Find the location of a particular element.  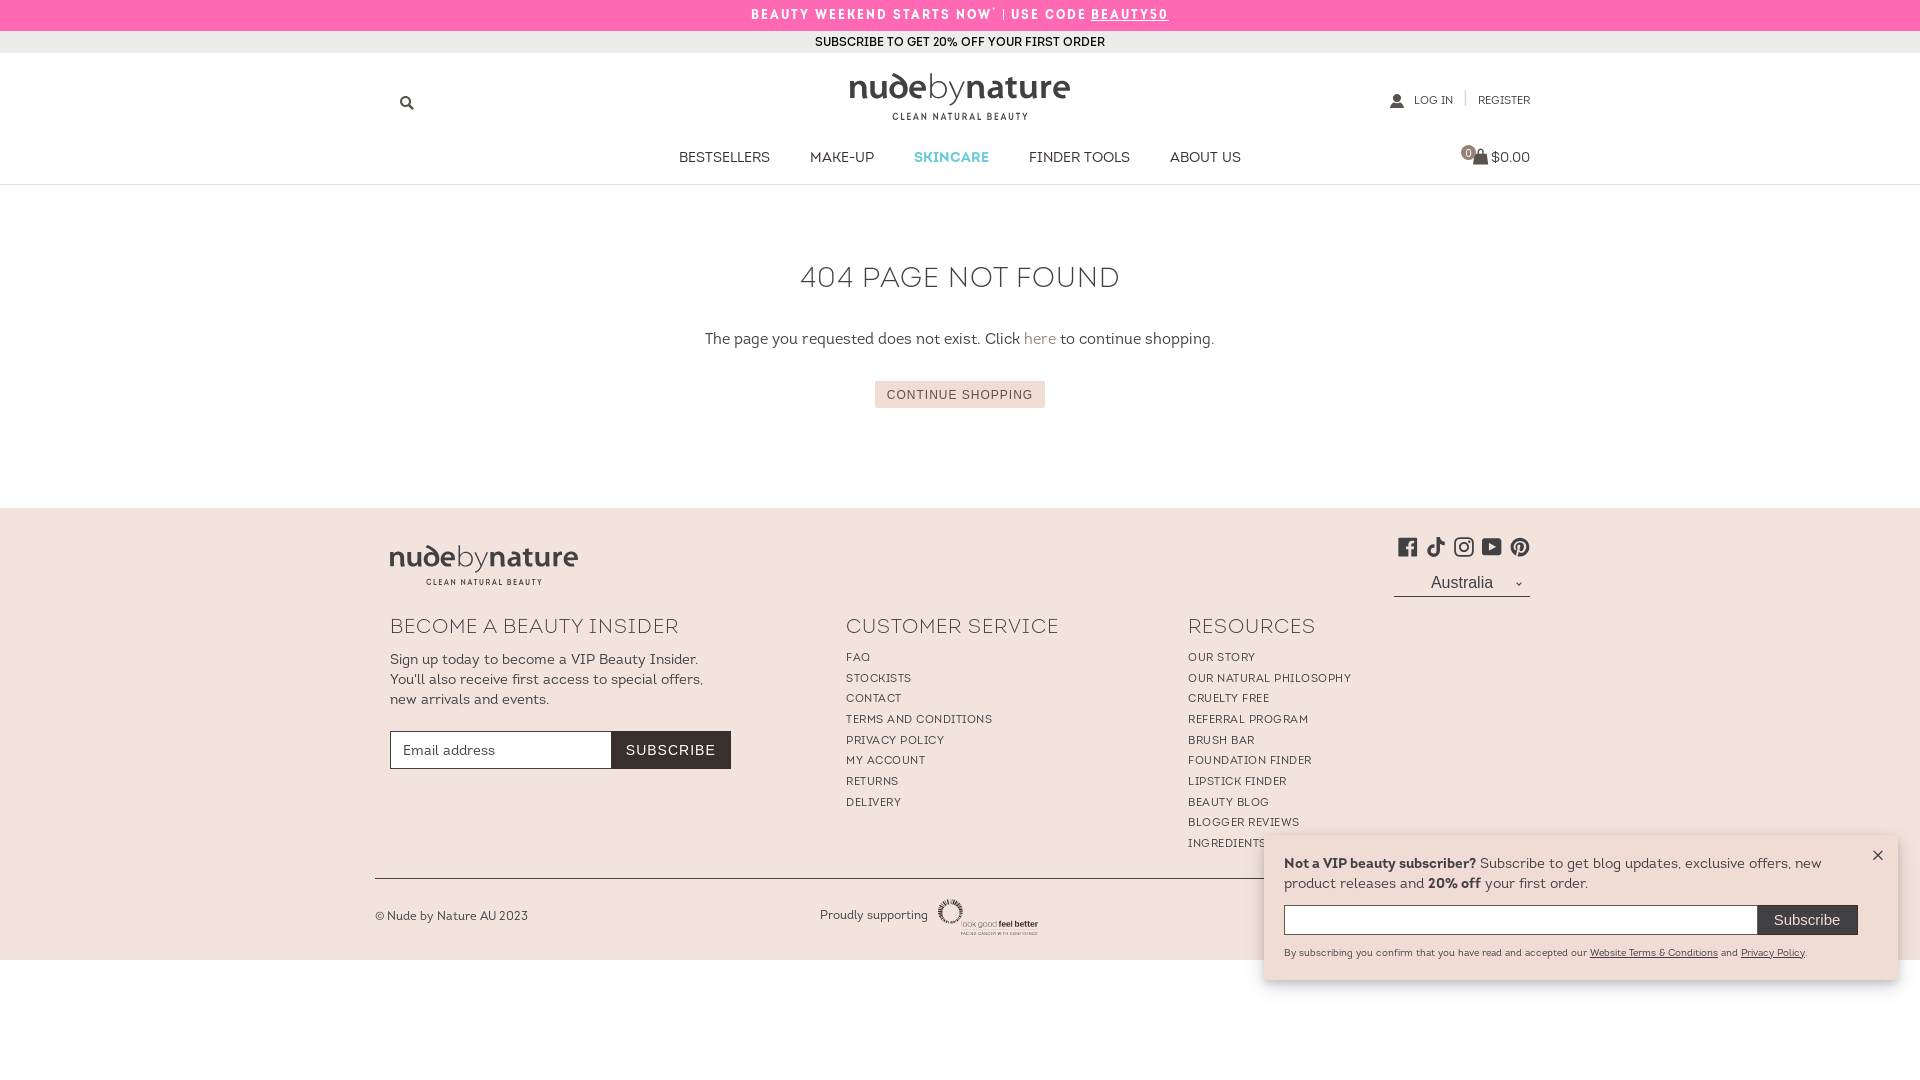

'REGISTER' is located at coordinates (1503, 101).